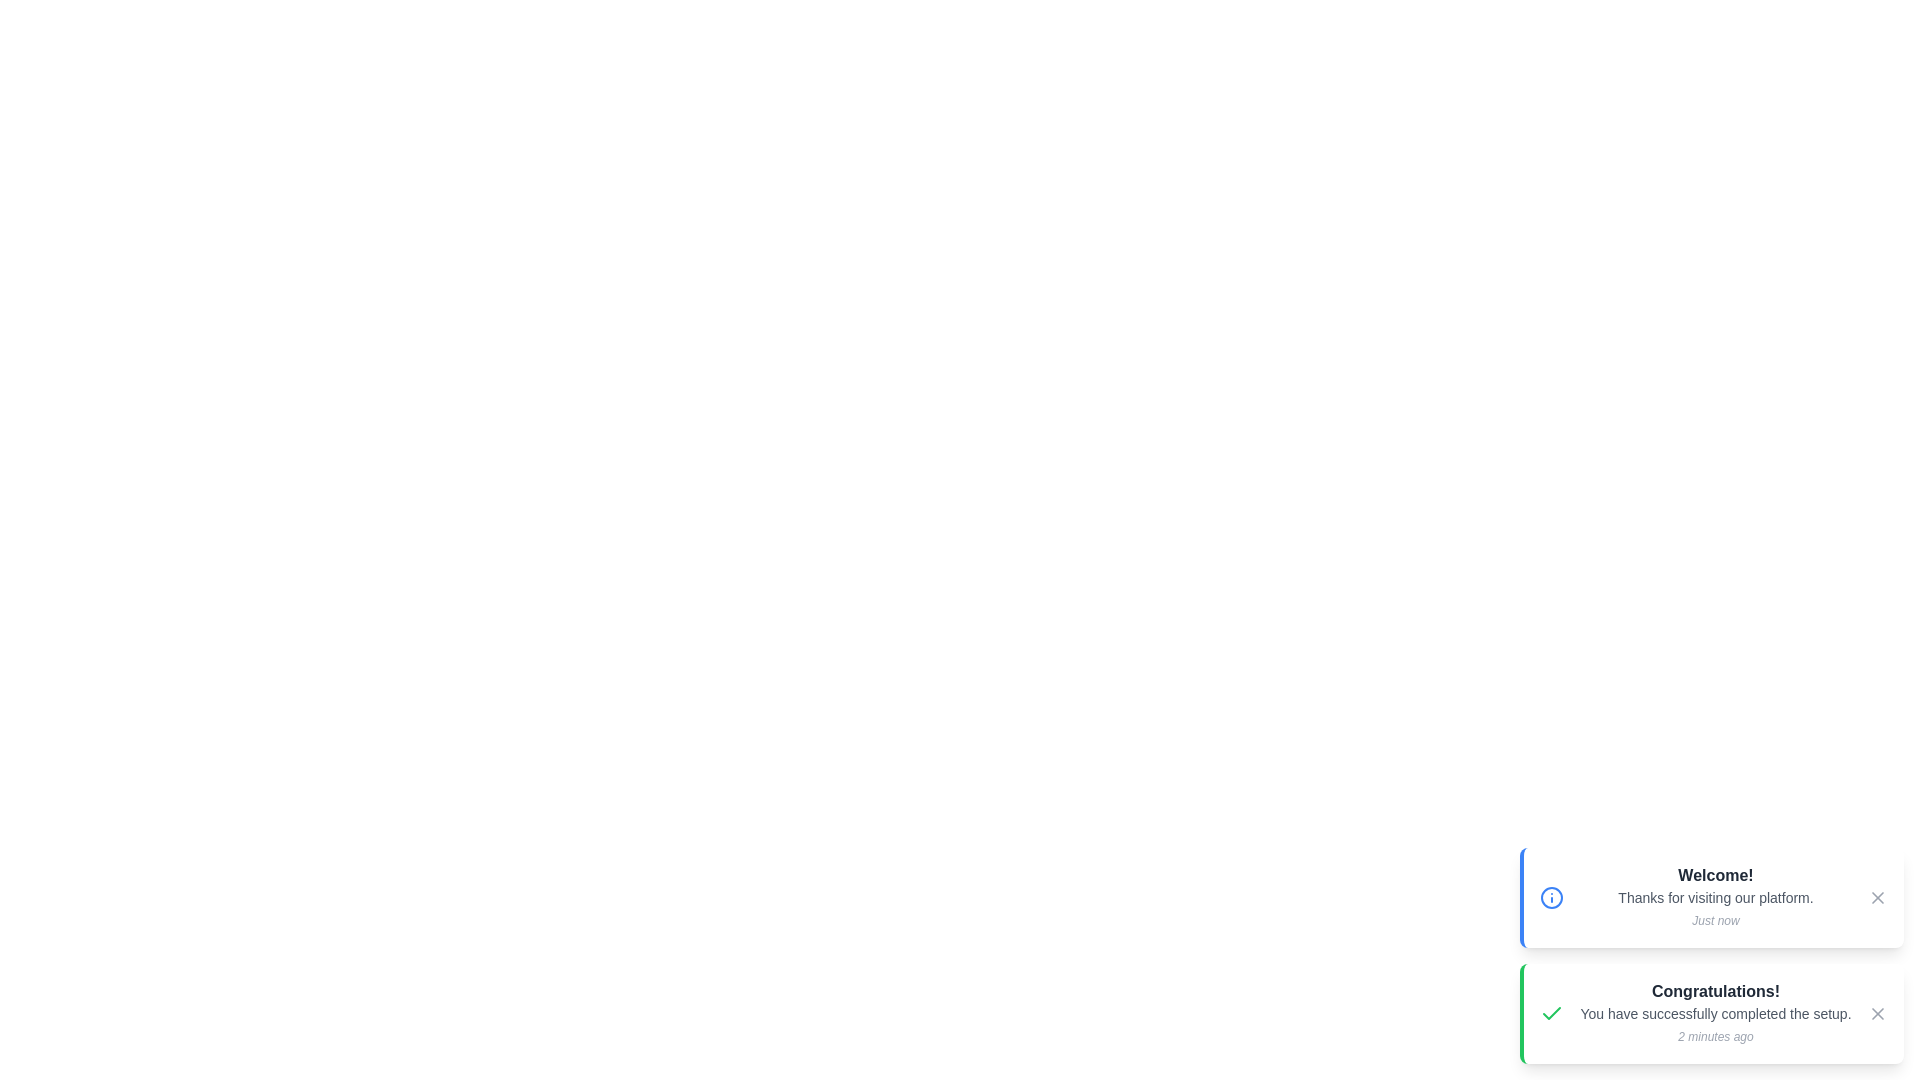  Describe the element at coordinates (1711, 897) in the screenshot. I see `the notification with title Welcome!` at that location.